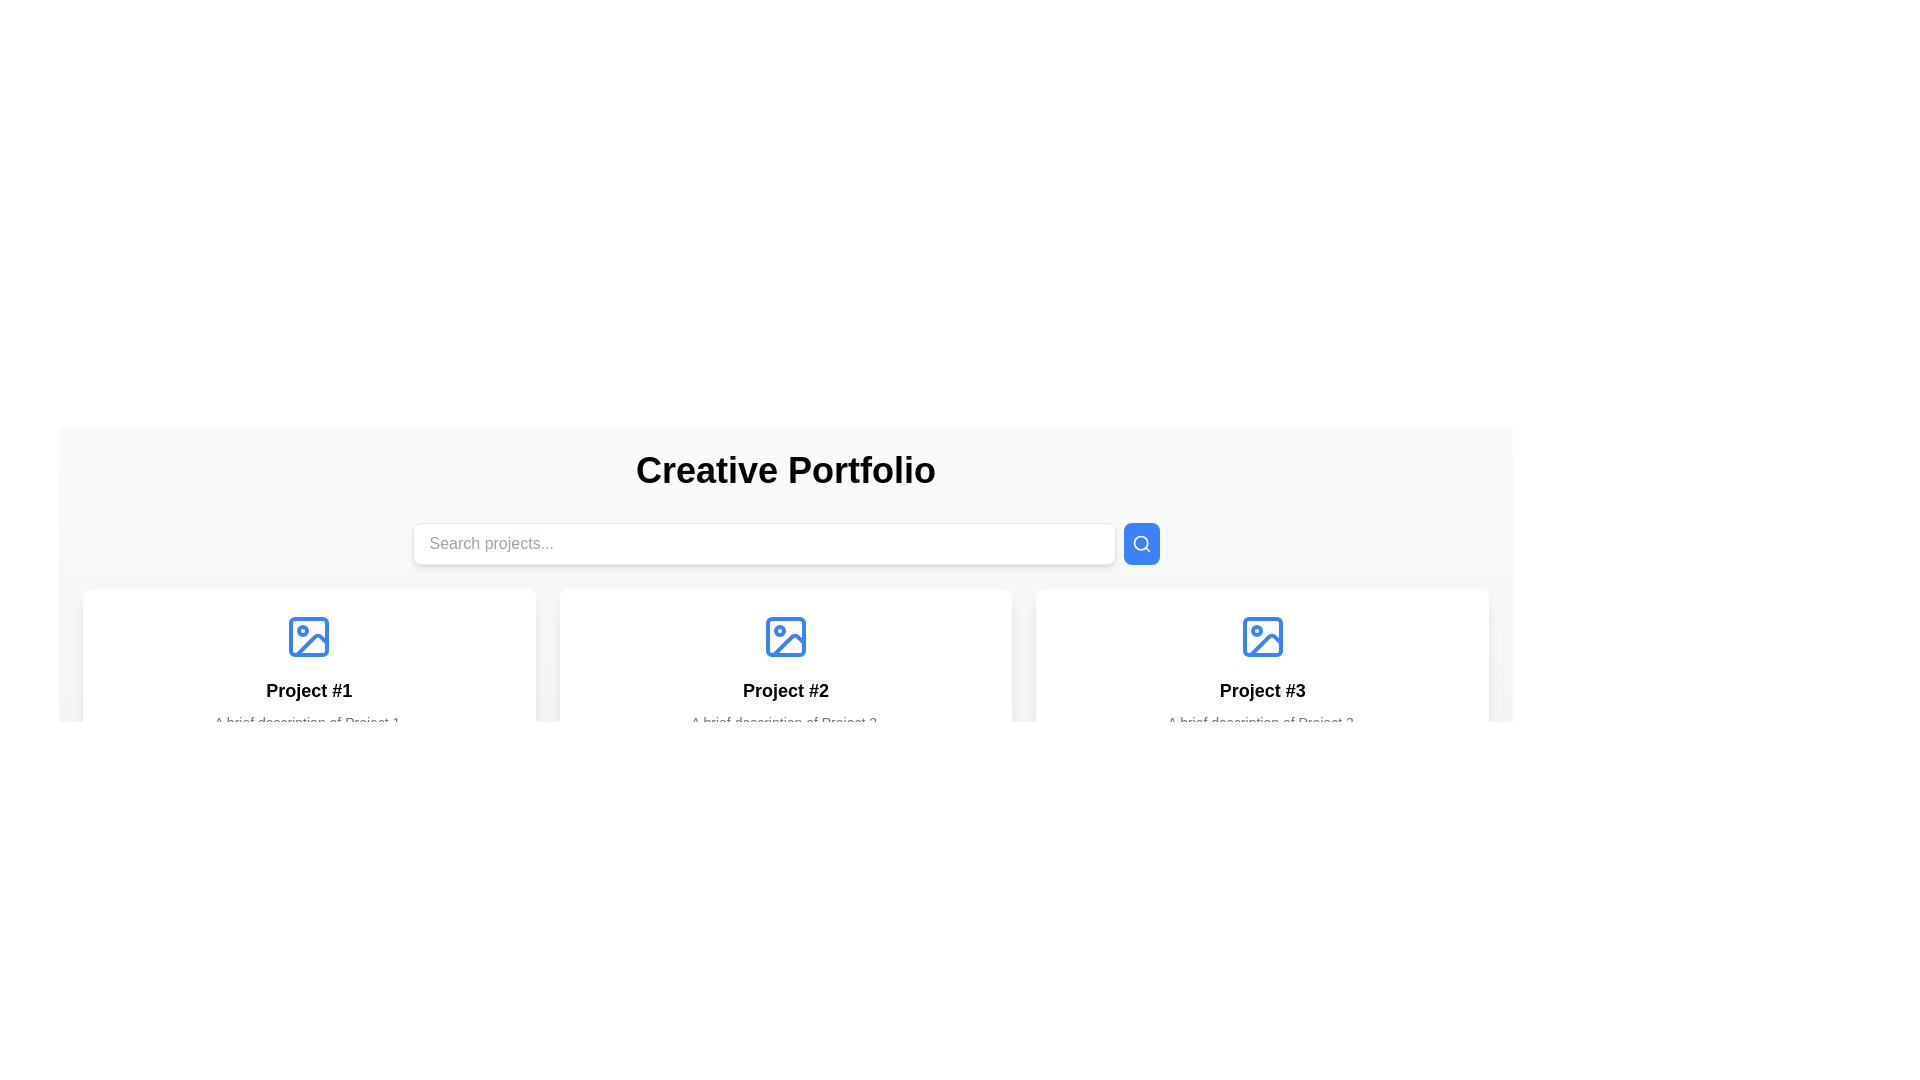  Describe the element at coordinates (785, 697) in the screenshot. I see `the middle card in the top row of the portfolio` at that location.